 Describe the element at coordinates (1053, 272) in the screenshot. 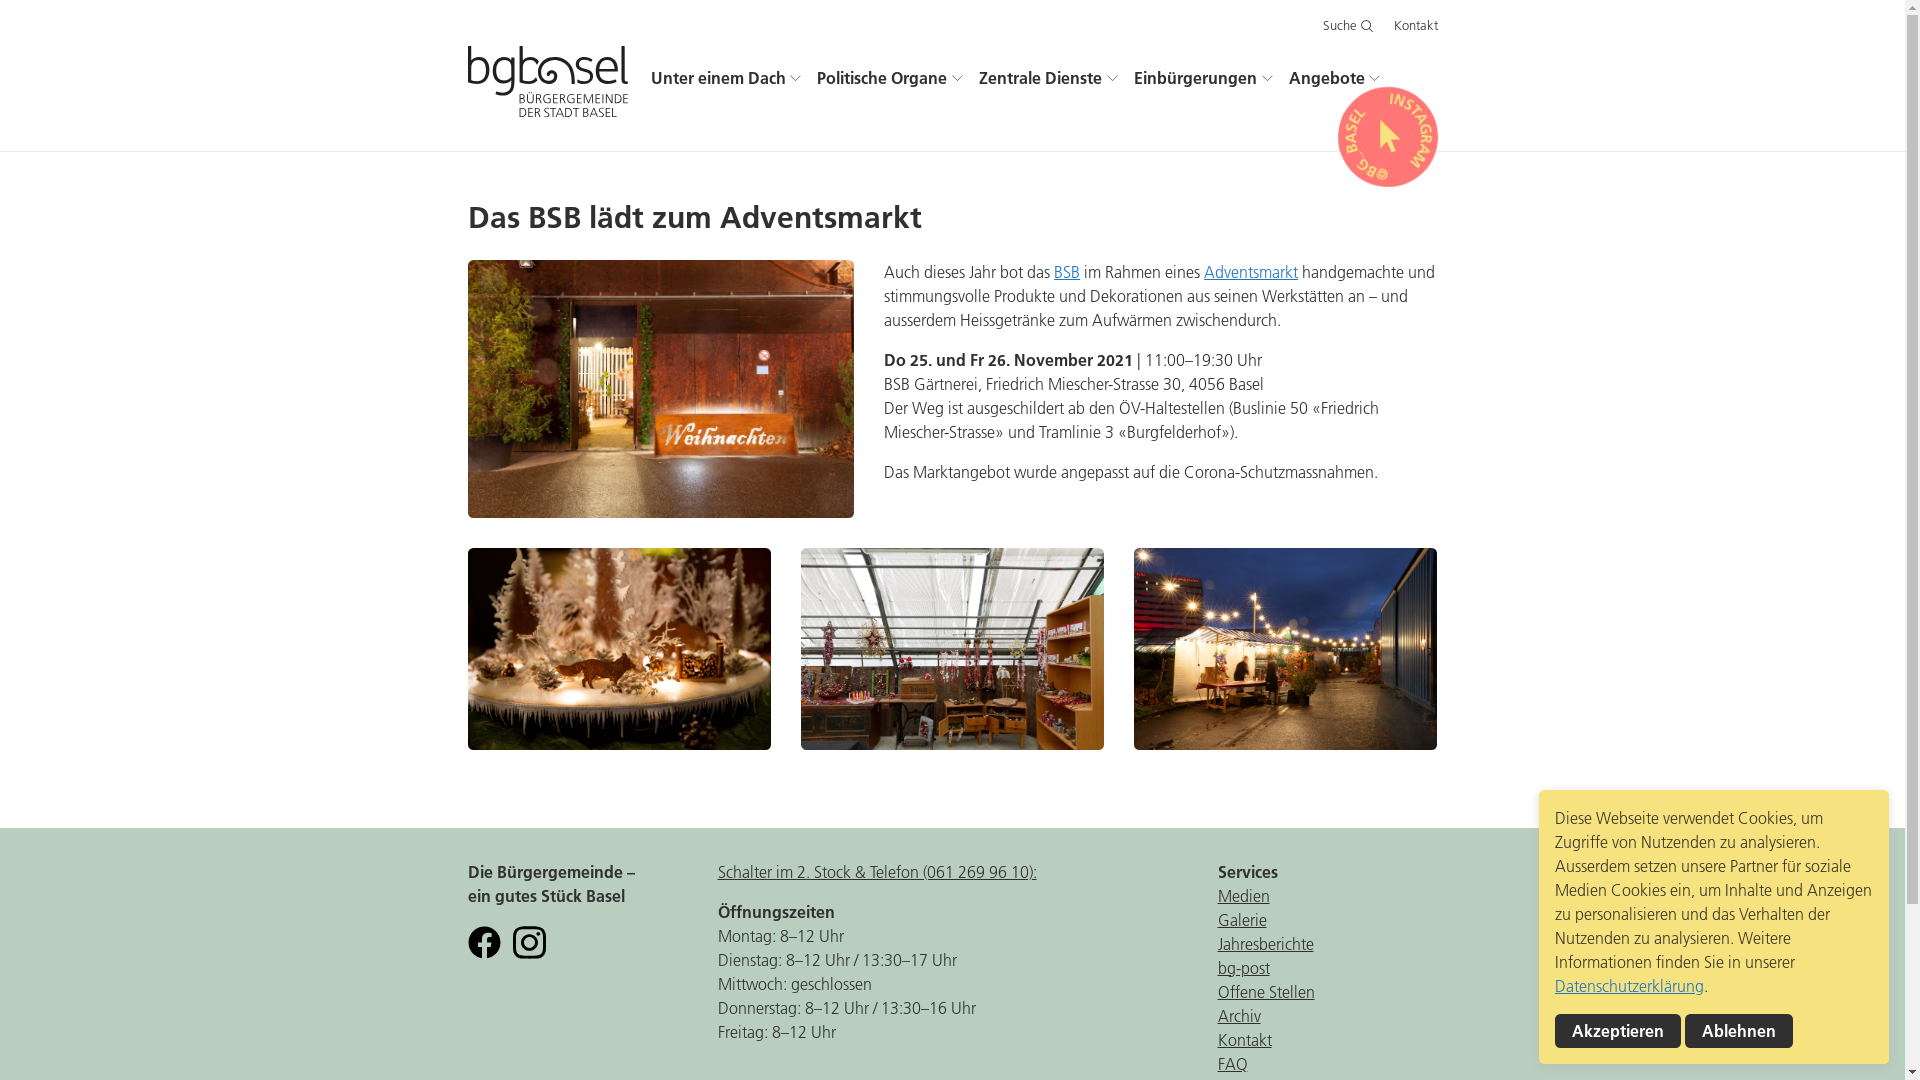

I see `'BSB'` at that location.